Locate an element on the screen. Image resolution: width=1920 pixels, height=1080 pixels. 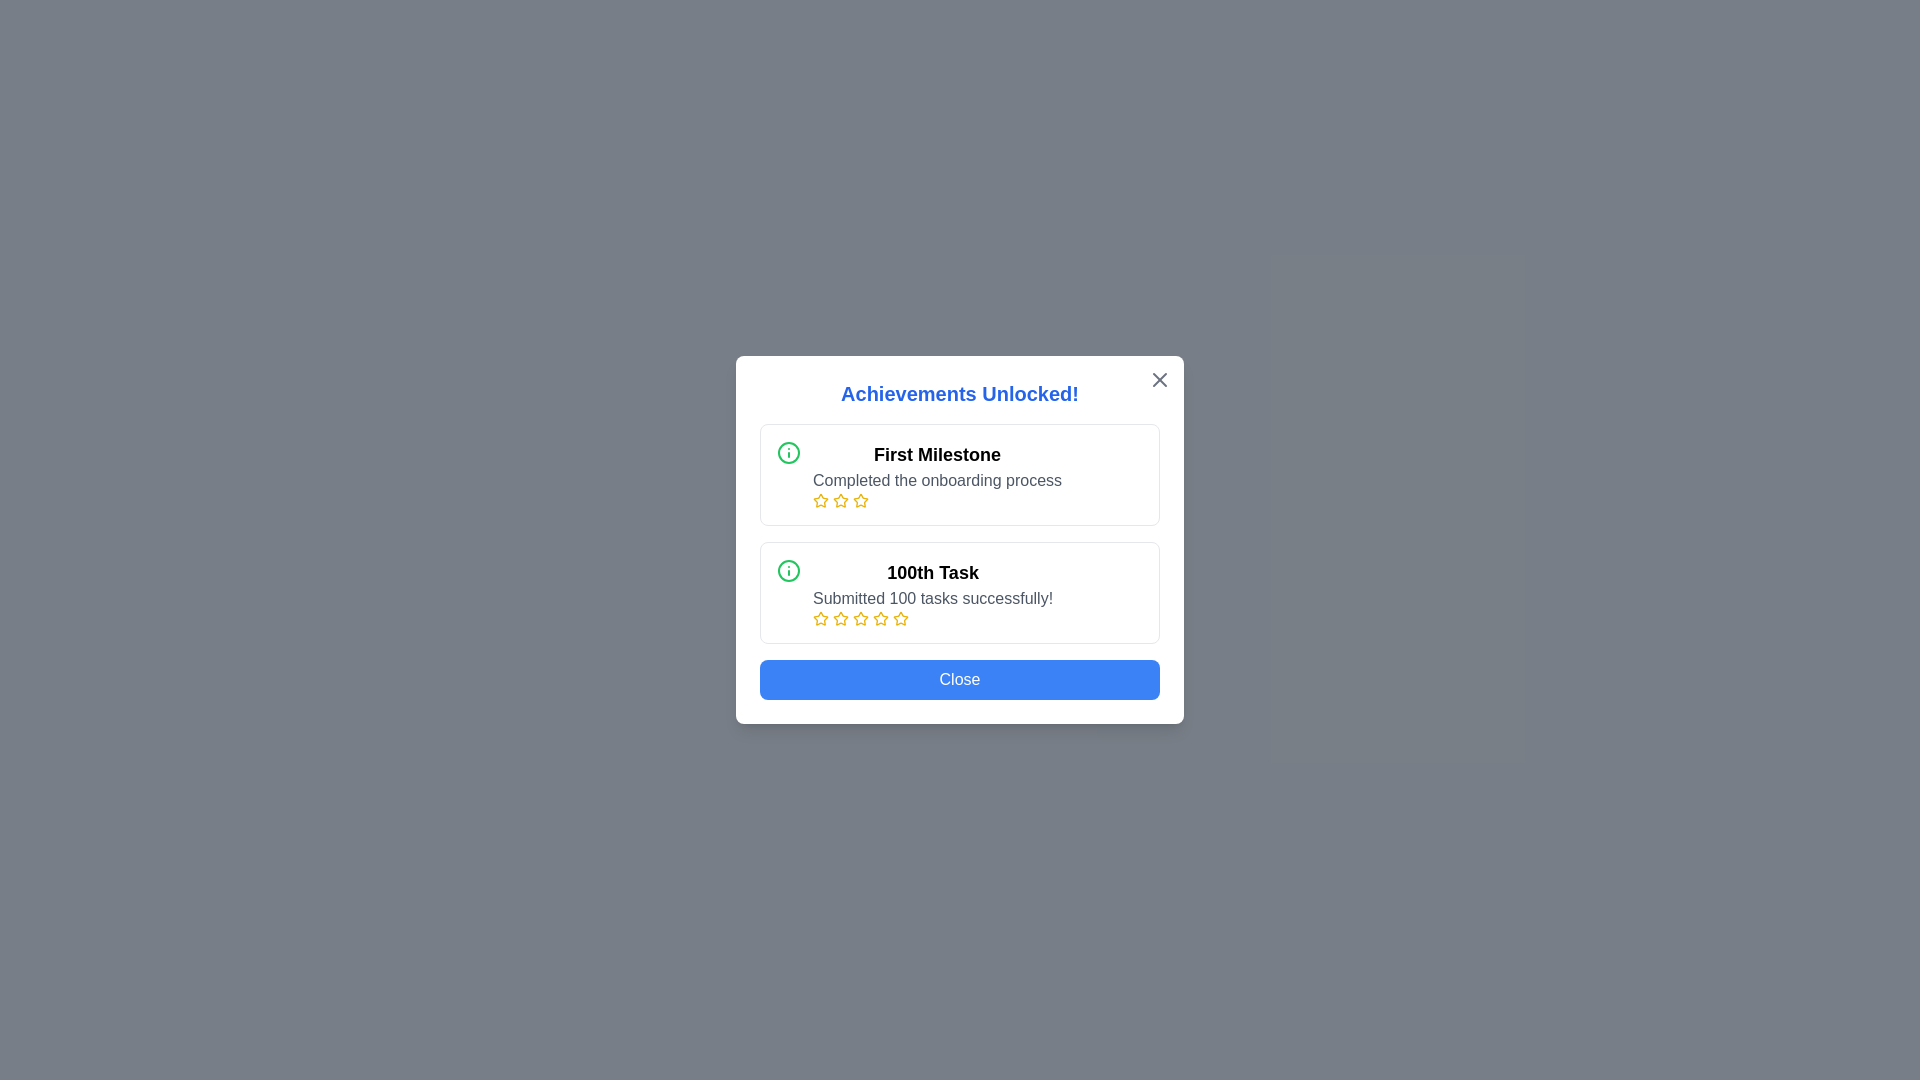
the fifth star icon is located at coordinates (880, 617).